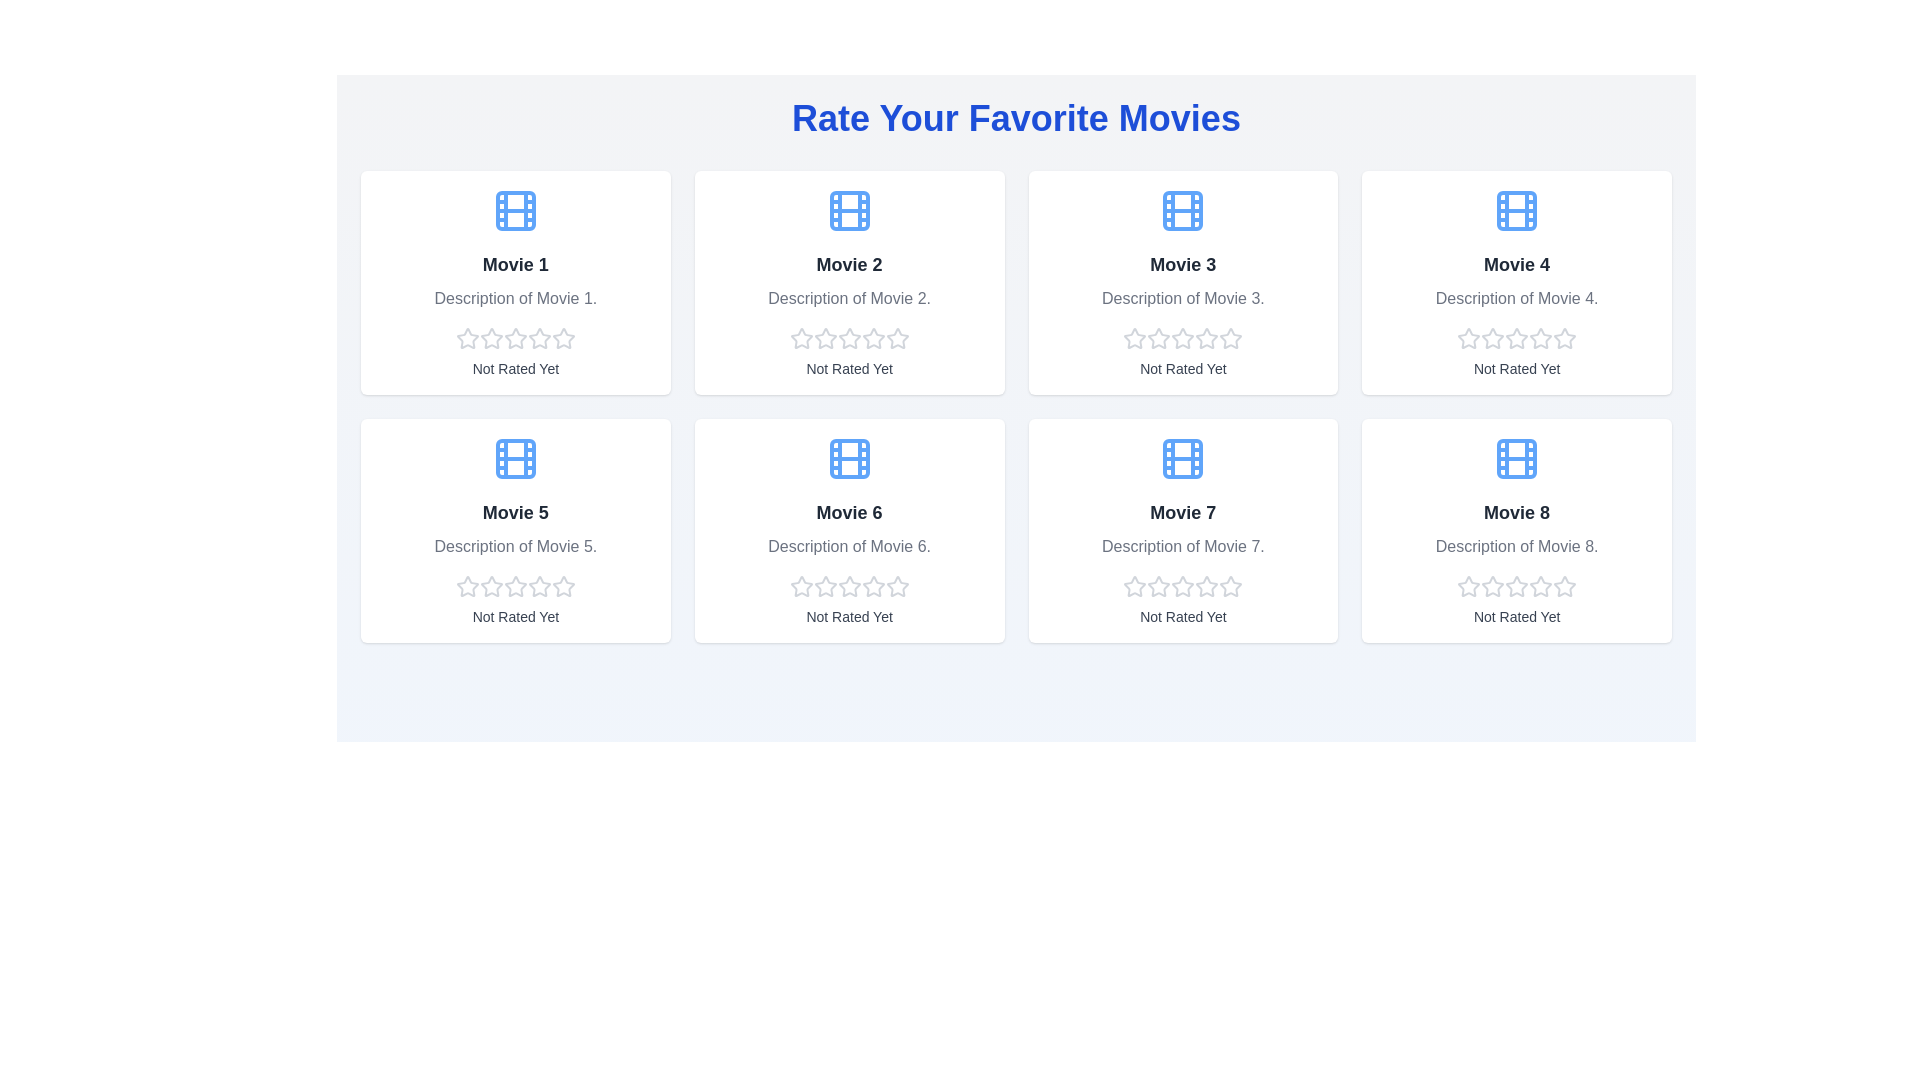  What do you see at coordinates (515, 282) in the screenshot?
I see `the description of Movie 1` at bounding box center [515, 282].